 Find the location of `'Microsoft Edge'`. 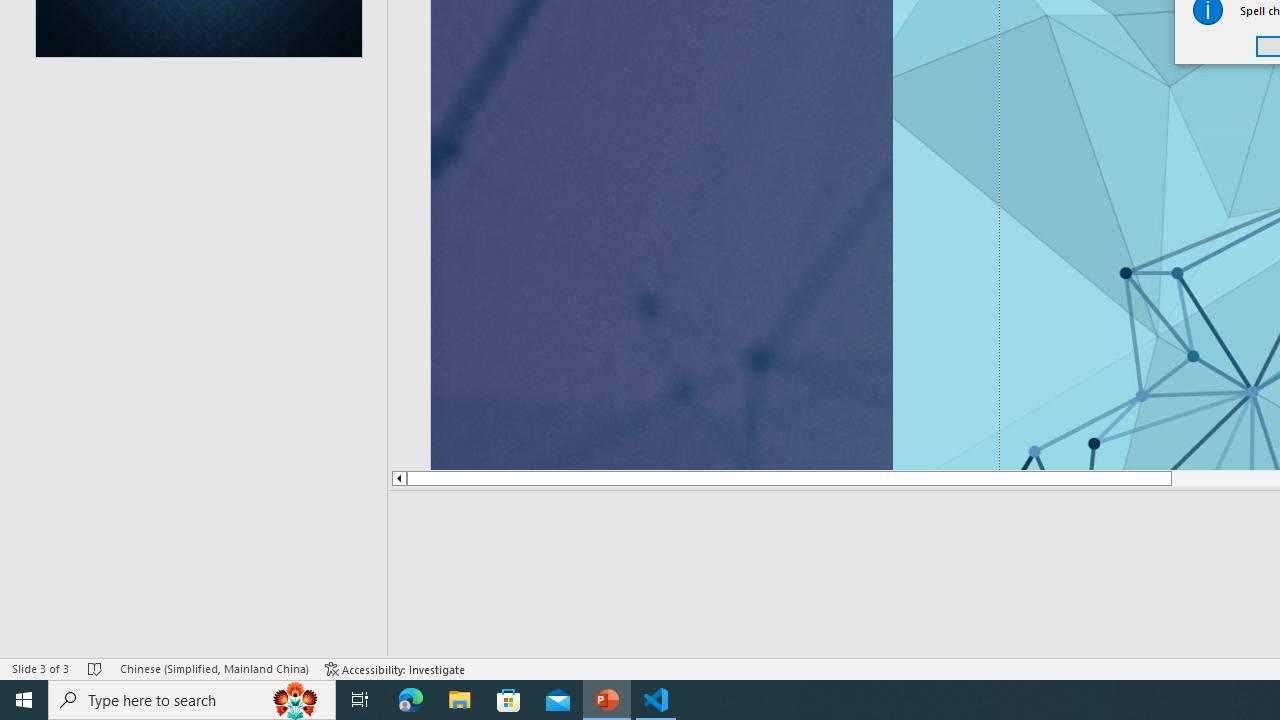

'Microsoft Edge' is located at coordinates (410, 698).